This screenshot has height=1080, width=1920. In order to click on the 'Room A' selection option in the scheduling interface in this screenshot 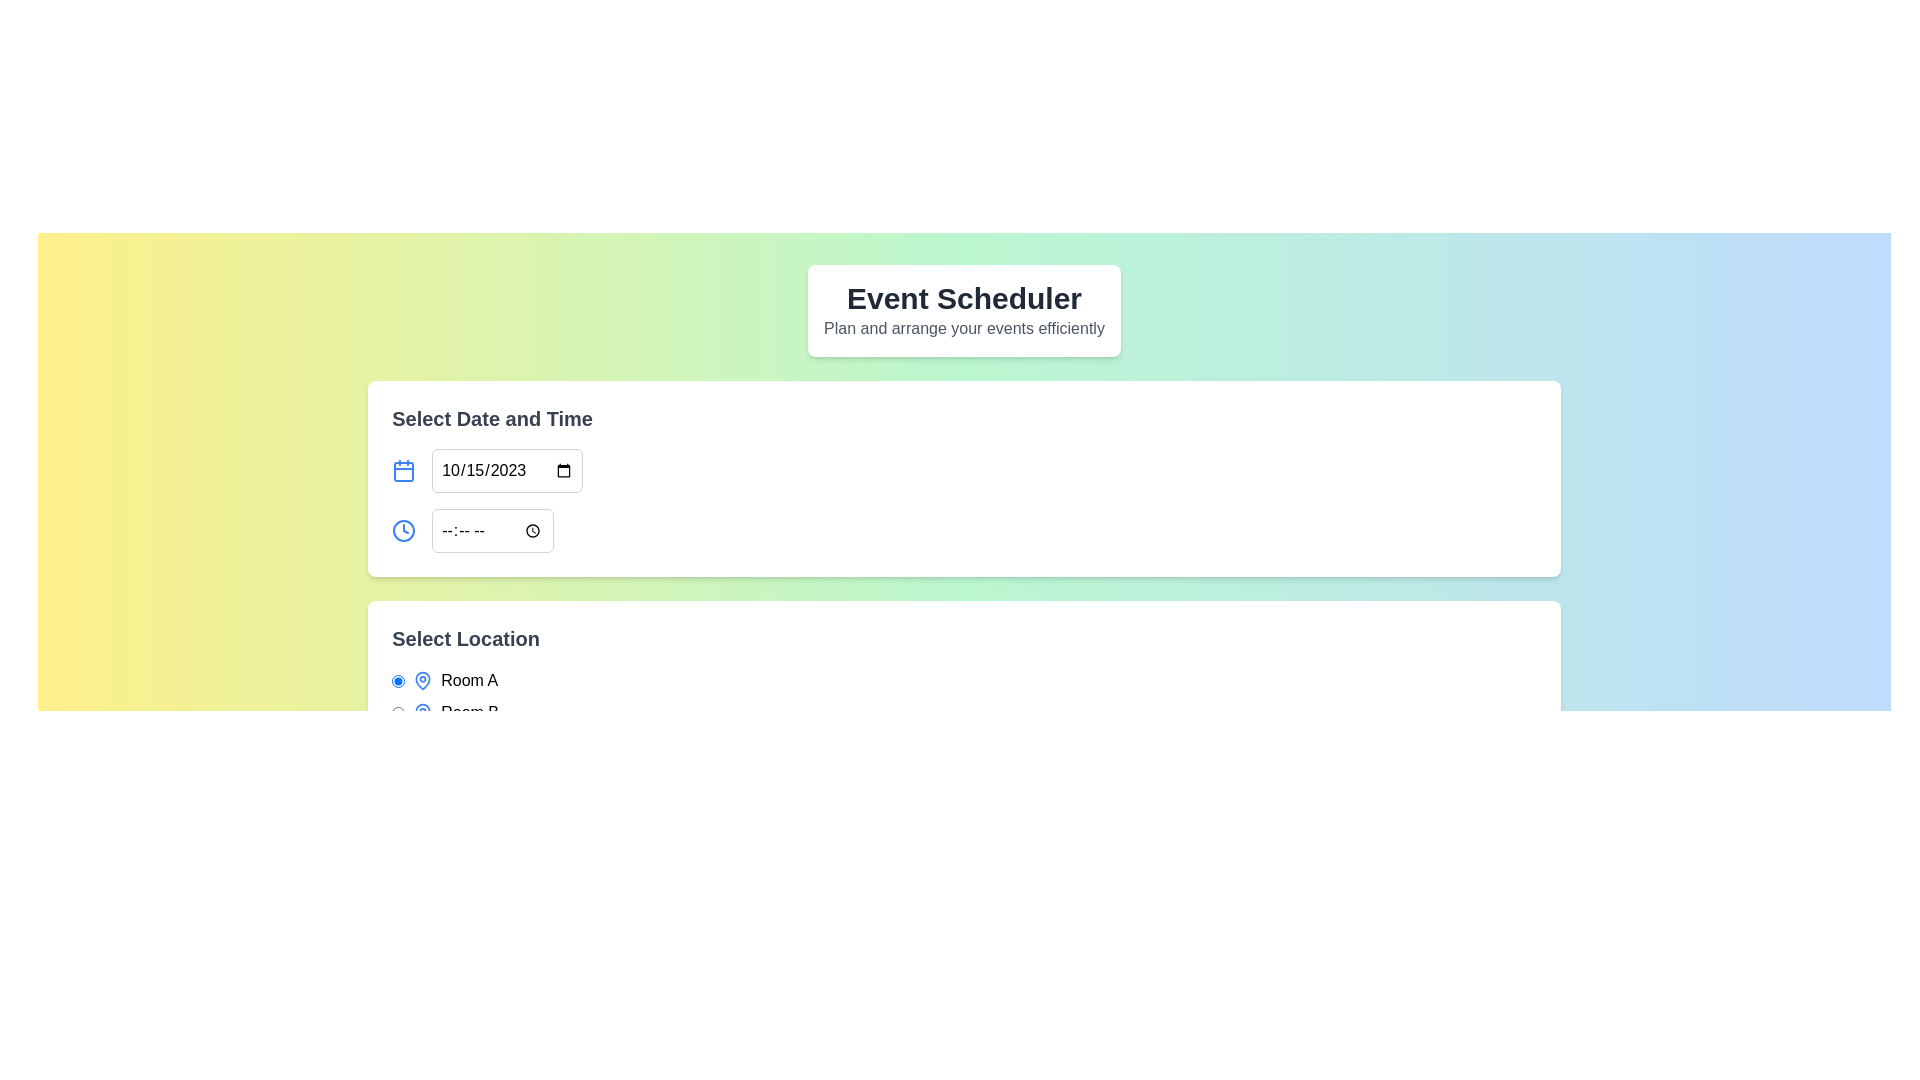, I will do `click(445, 680)`.